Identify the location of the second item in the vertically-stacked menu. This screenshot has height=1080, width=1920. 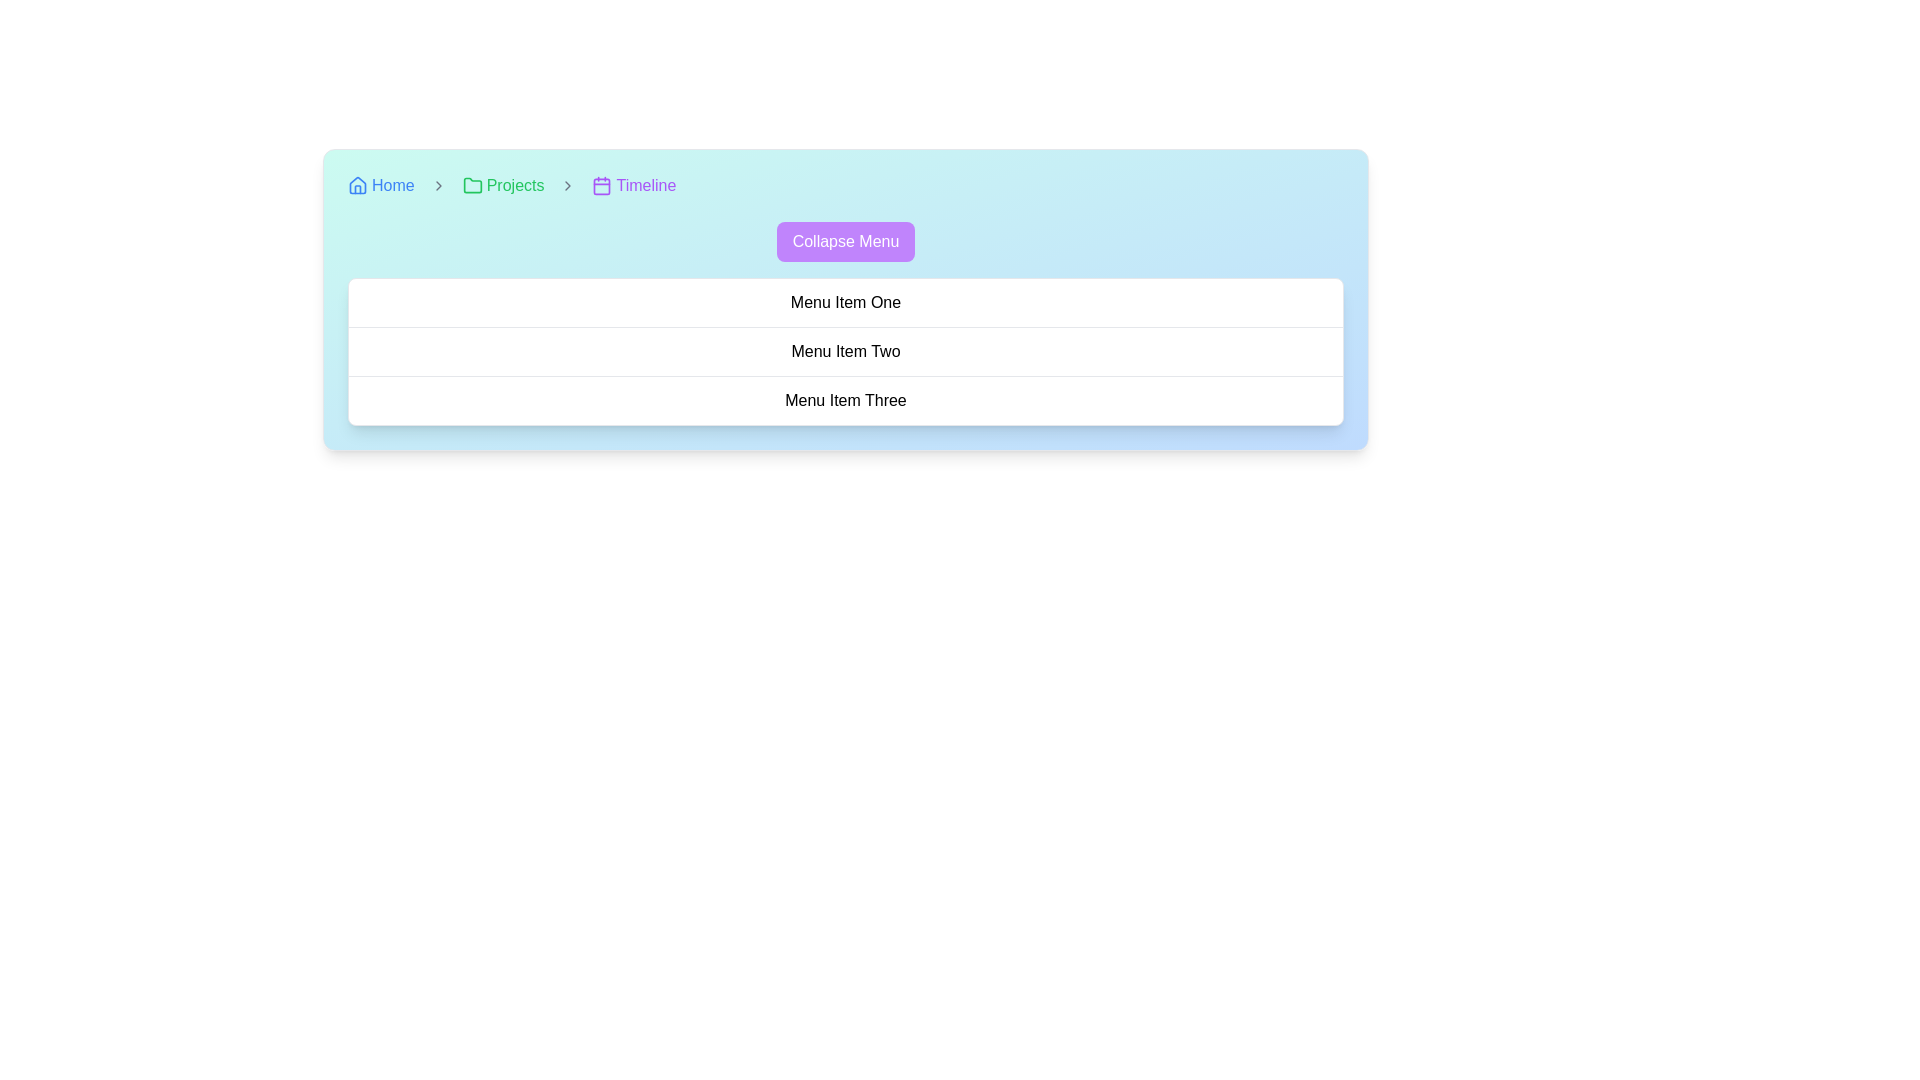
(845, 350).